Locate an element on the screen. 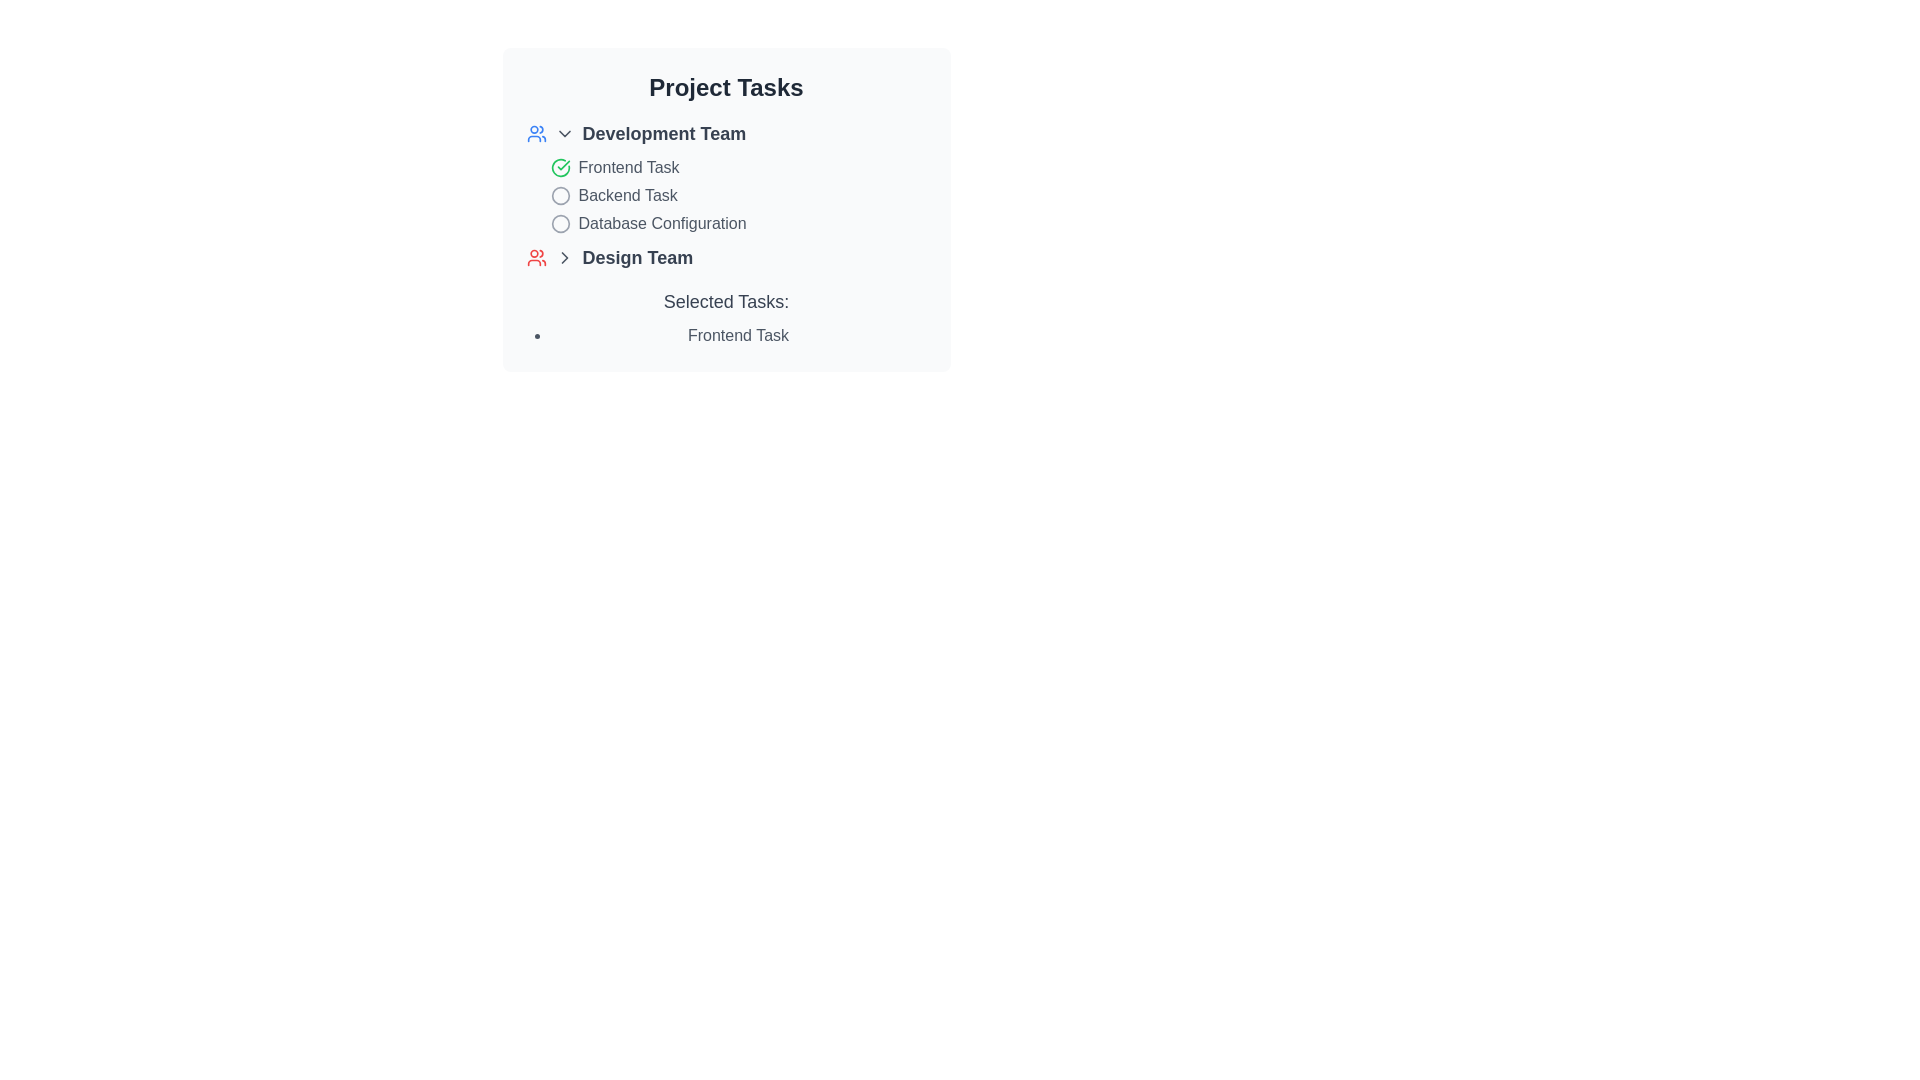  the 'Design Team' item in the task list is located at coordinates (725, 257).